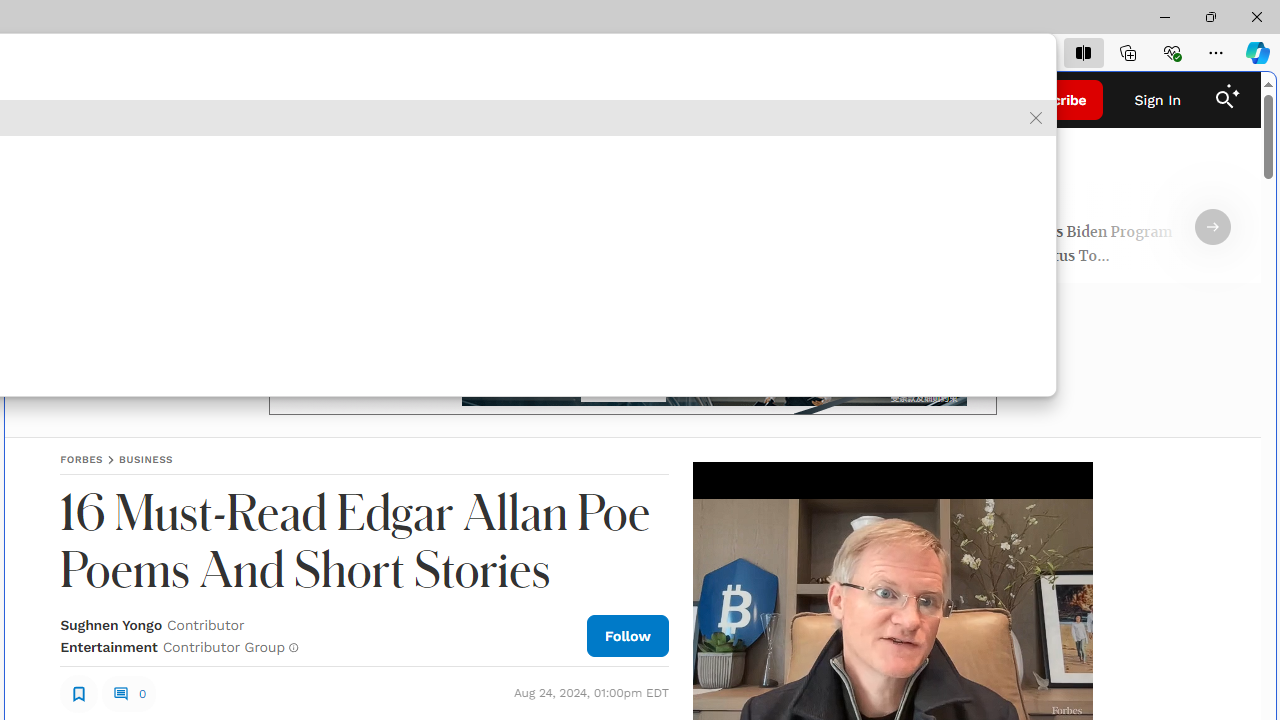 The height and width of the screenshot is (720, 1280). Describe the element at coordinates (292, 647) in the screenshot. I see `'Class: fs-icon fs-icon--info'` at that location.